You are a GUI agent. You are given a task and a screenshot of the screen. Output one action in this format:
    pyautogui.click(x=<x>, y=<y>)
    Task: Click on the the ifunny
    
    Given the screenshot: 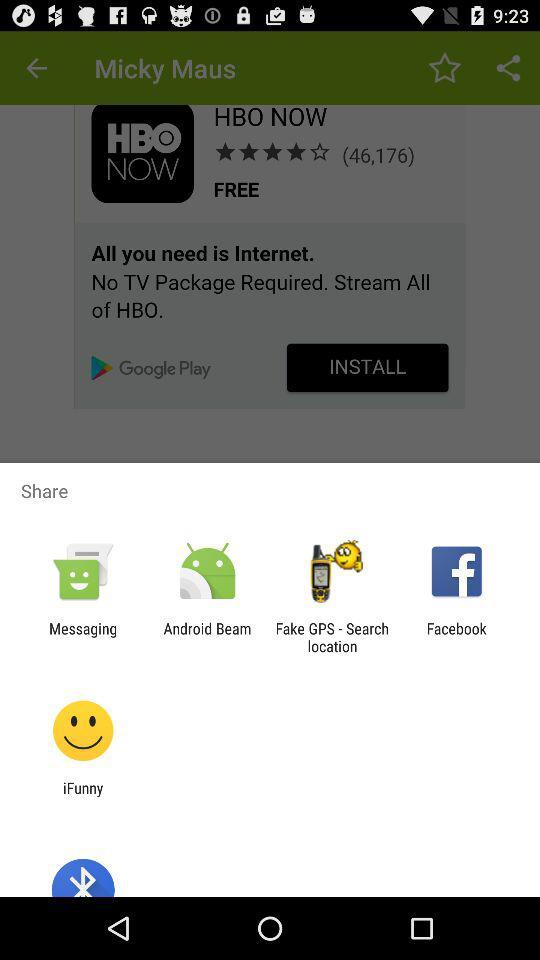 What is the action you would take?
    pyautogui.click(x=82, y=796)
    